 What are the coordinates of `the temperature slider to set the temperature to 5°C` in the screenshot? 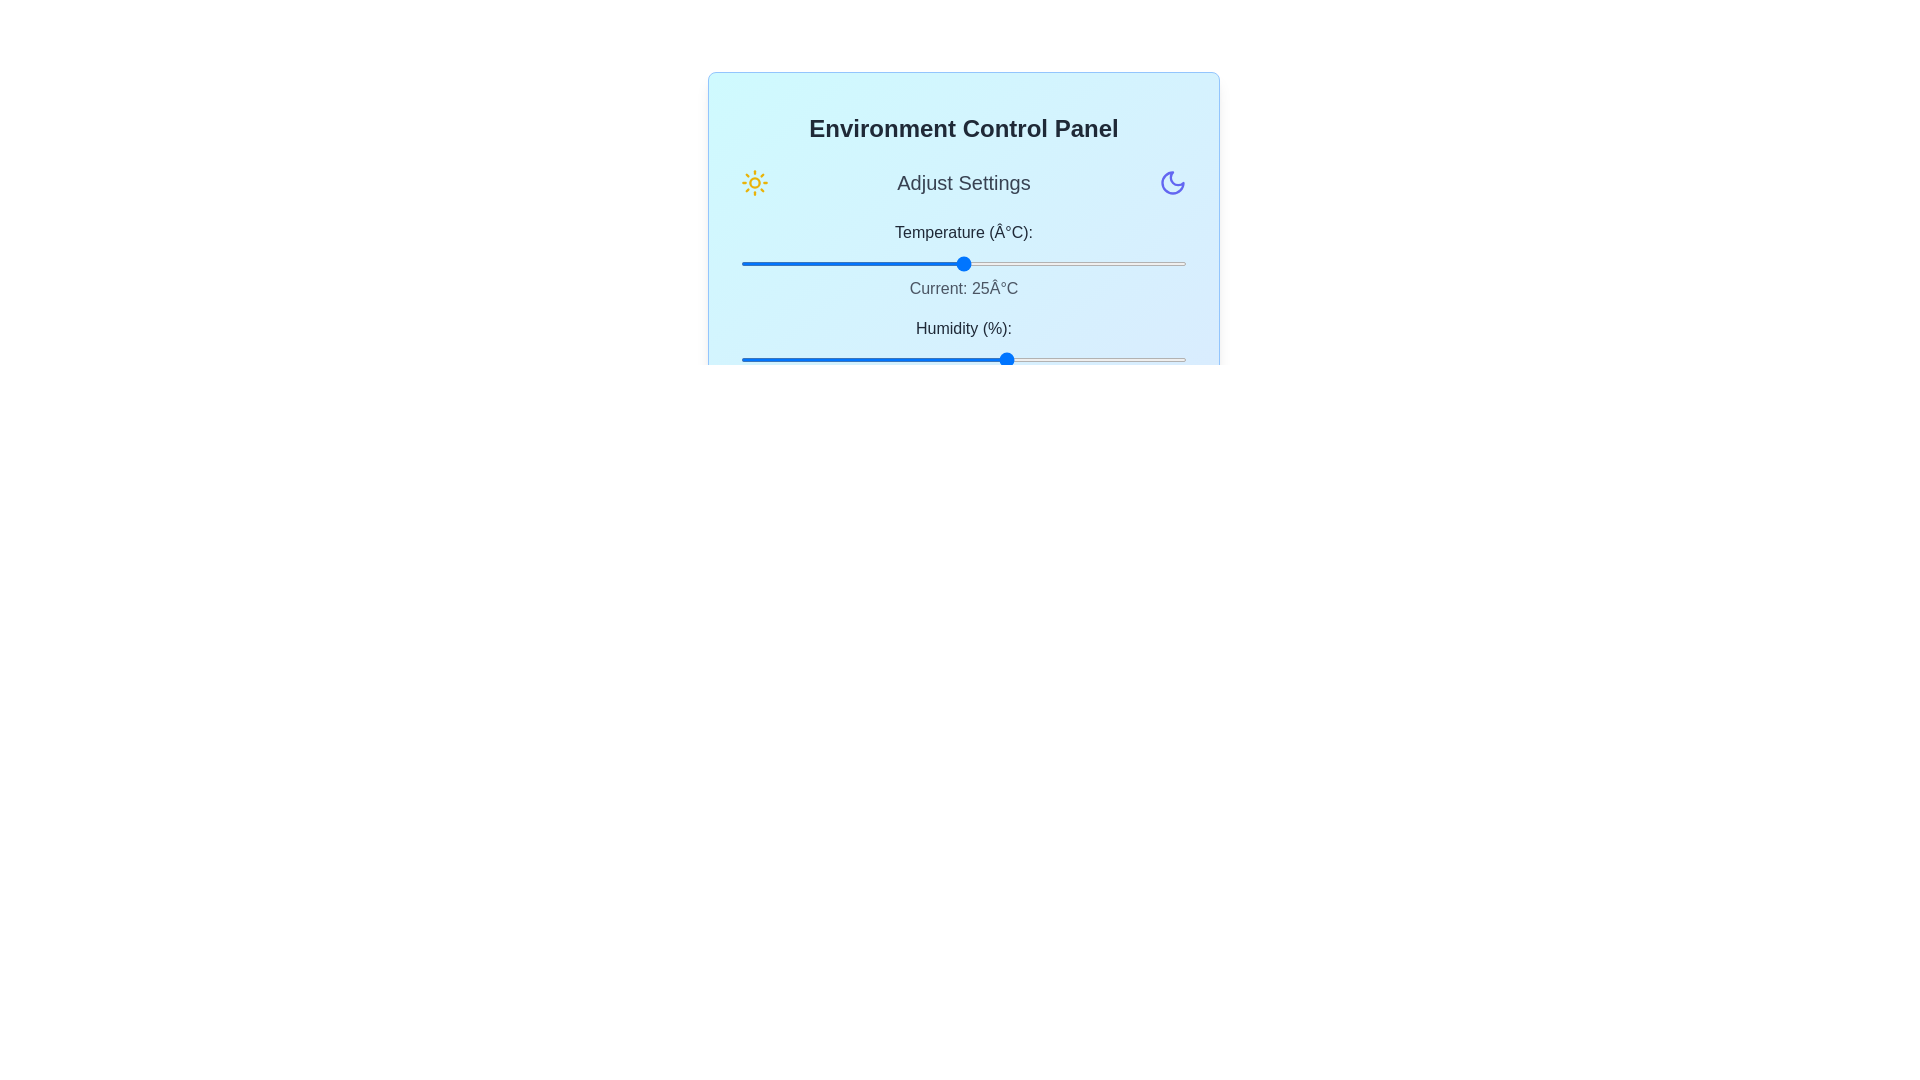 It's located at (784, 262).